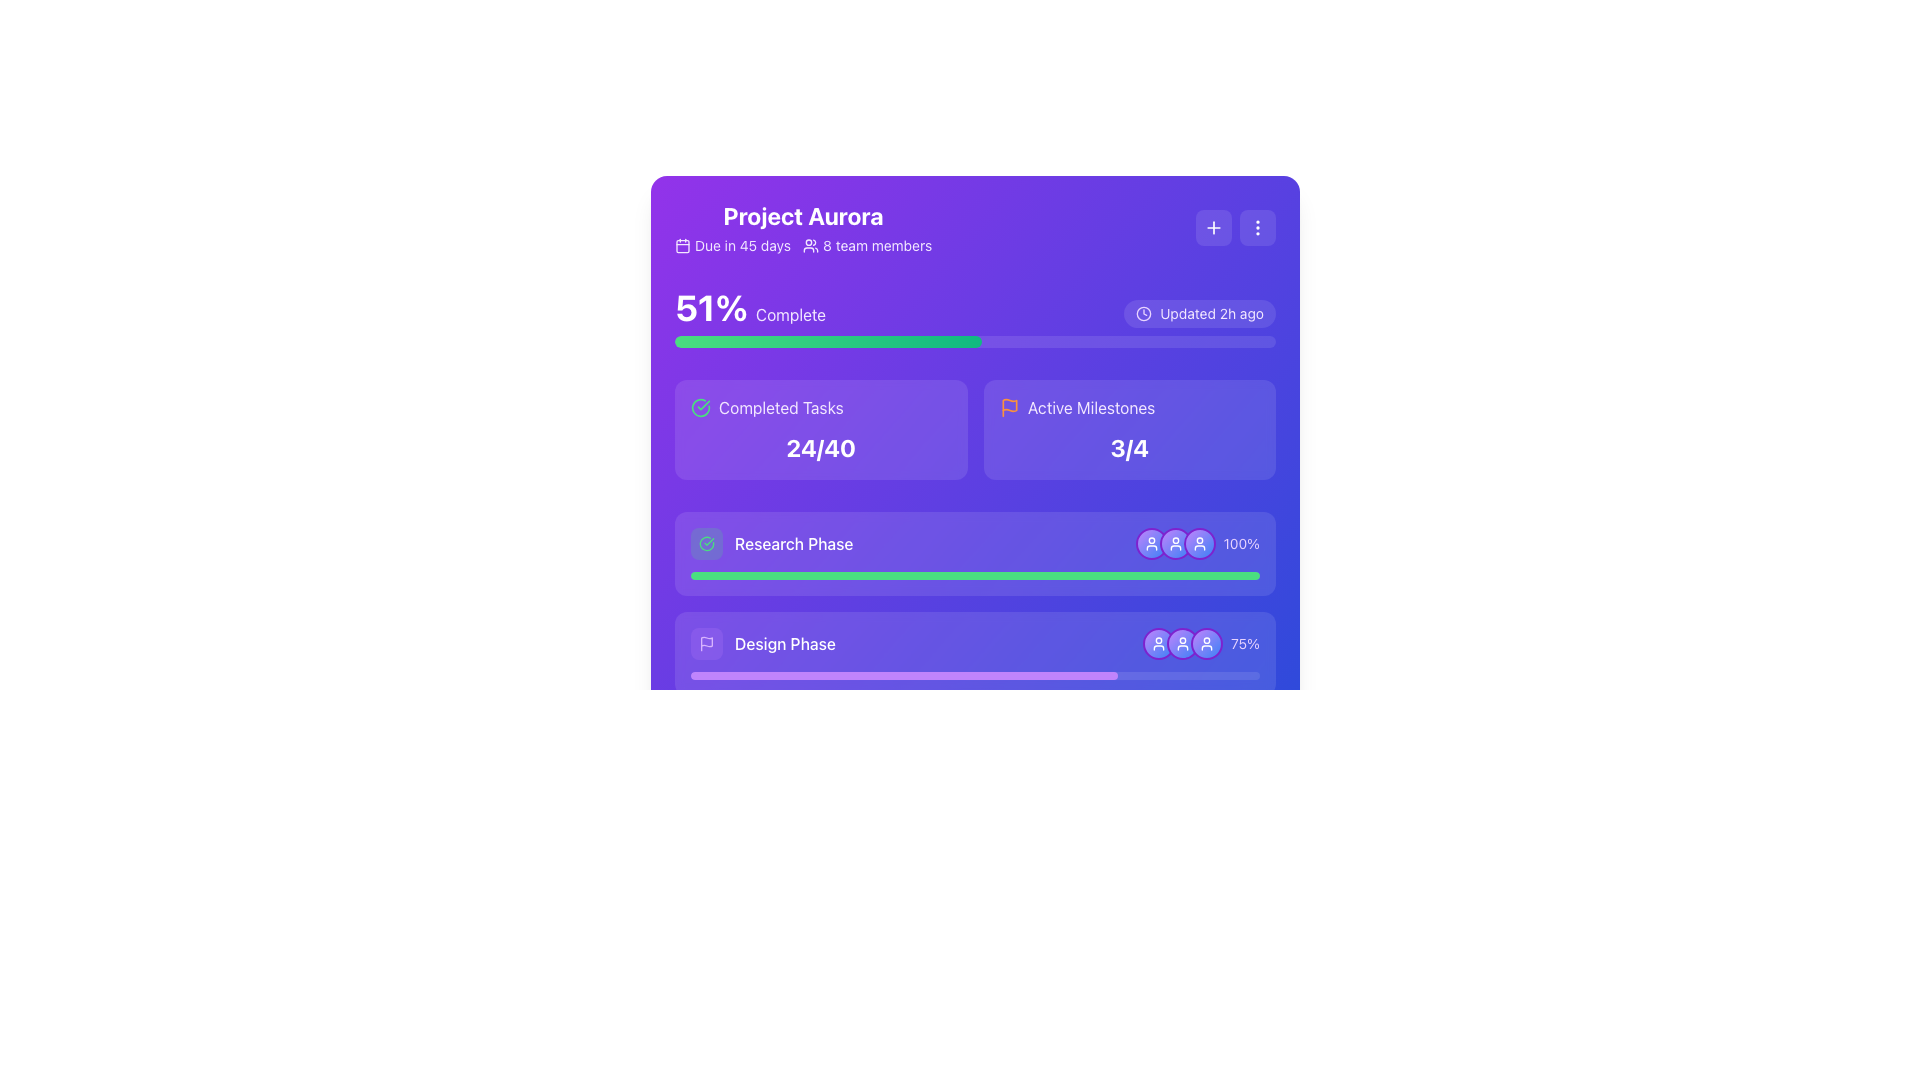 Image resolution: width=1920 pixels, height=1080 pixels. I want to click on the progress status label indicating '51% completed' for the task 'Project Aurora', located in the upper-left section of the card layout, so click(749, 308).